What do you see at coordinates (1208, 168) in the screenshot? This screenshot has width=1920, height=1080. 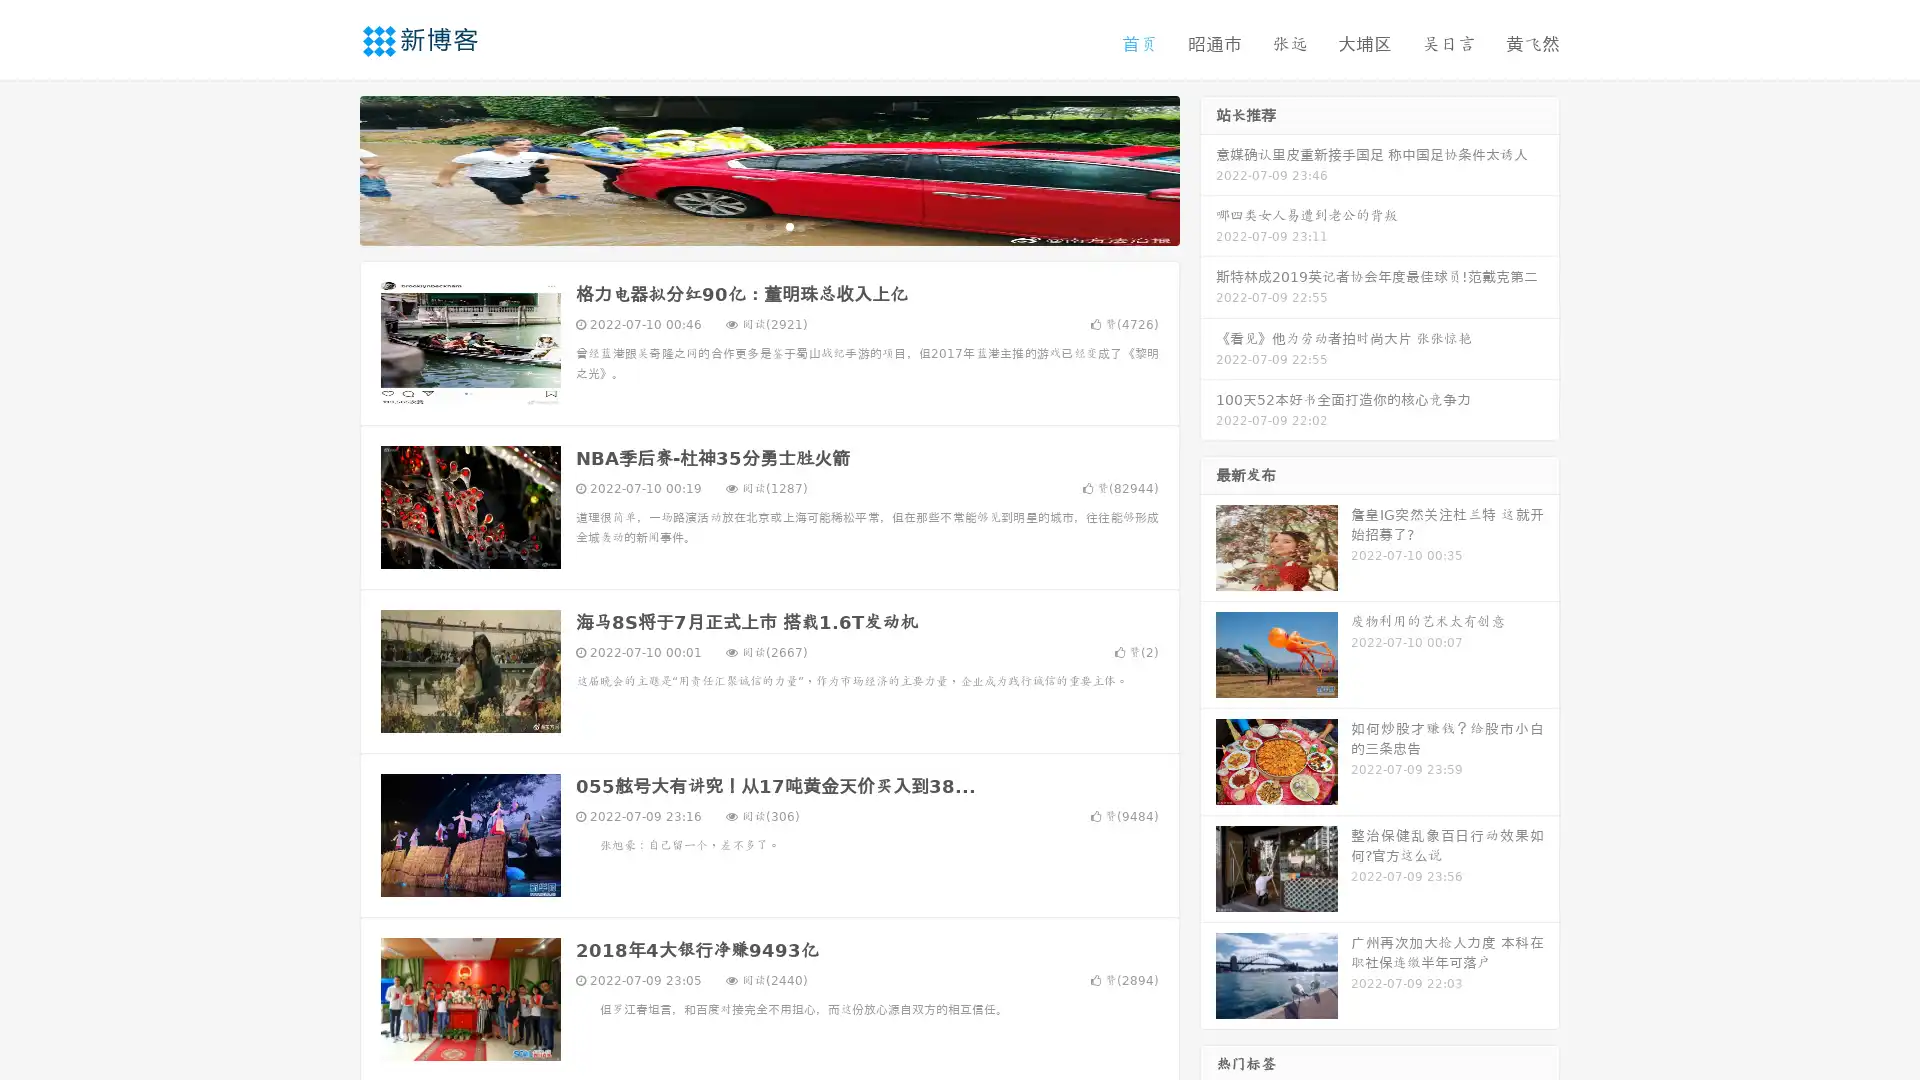 I see `Next slide` at bounding box center [1208, 168].